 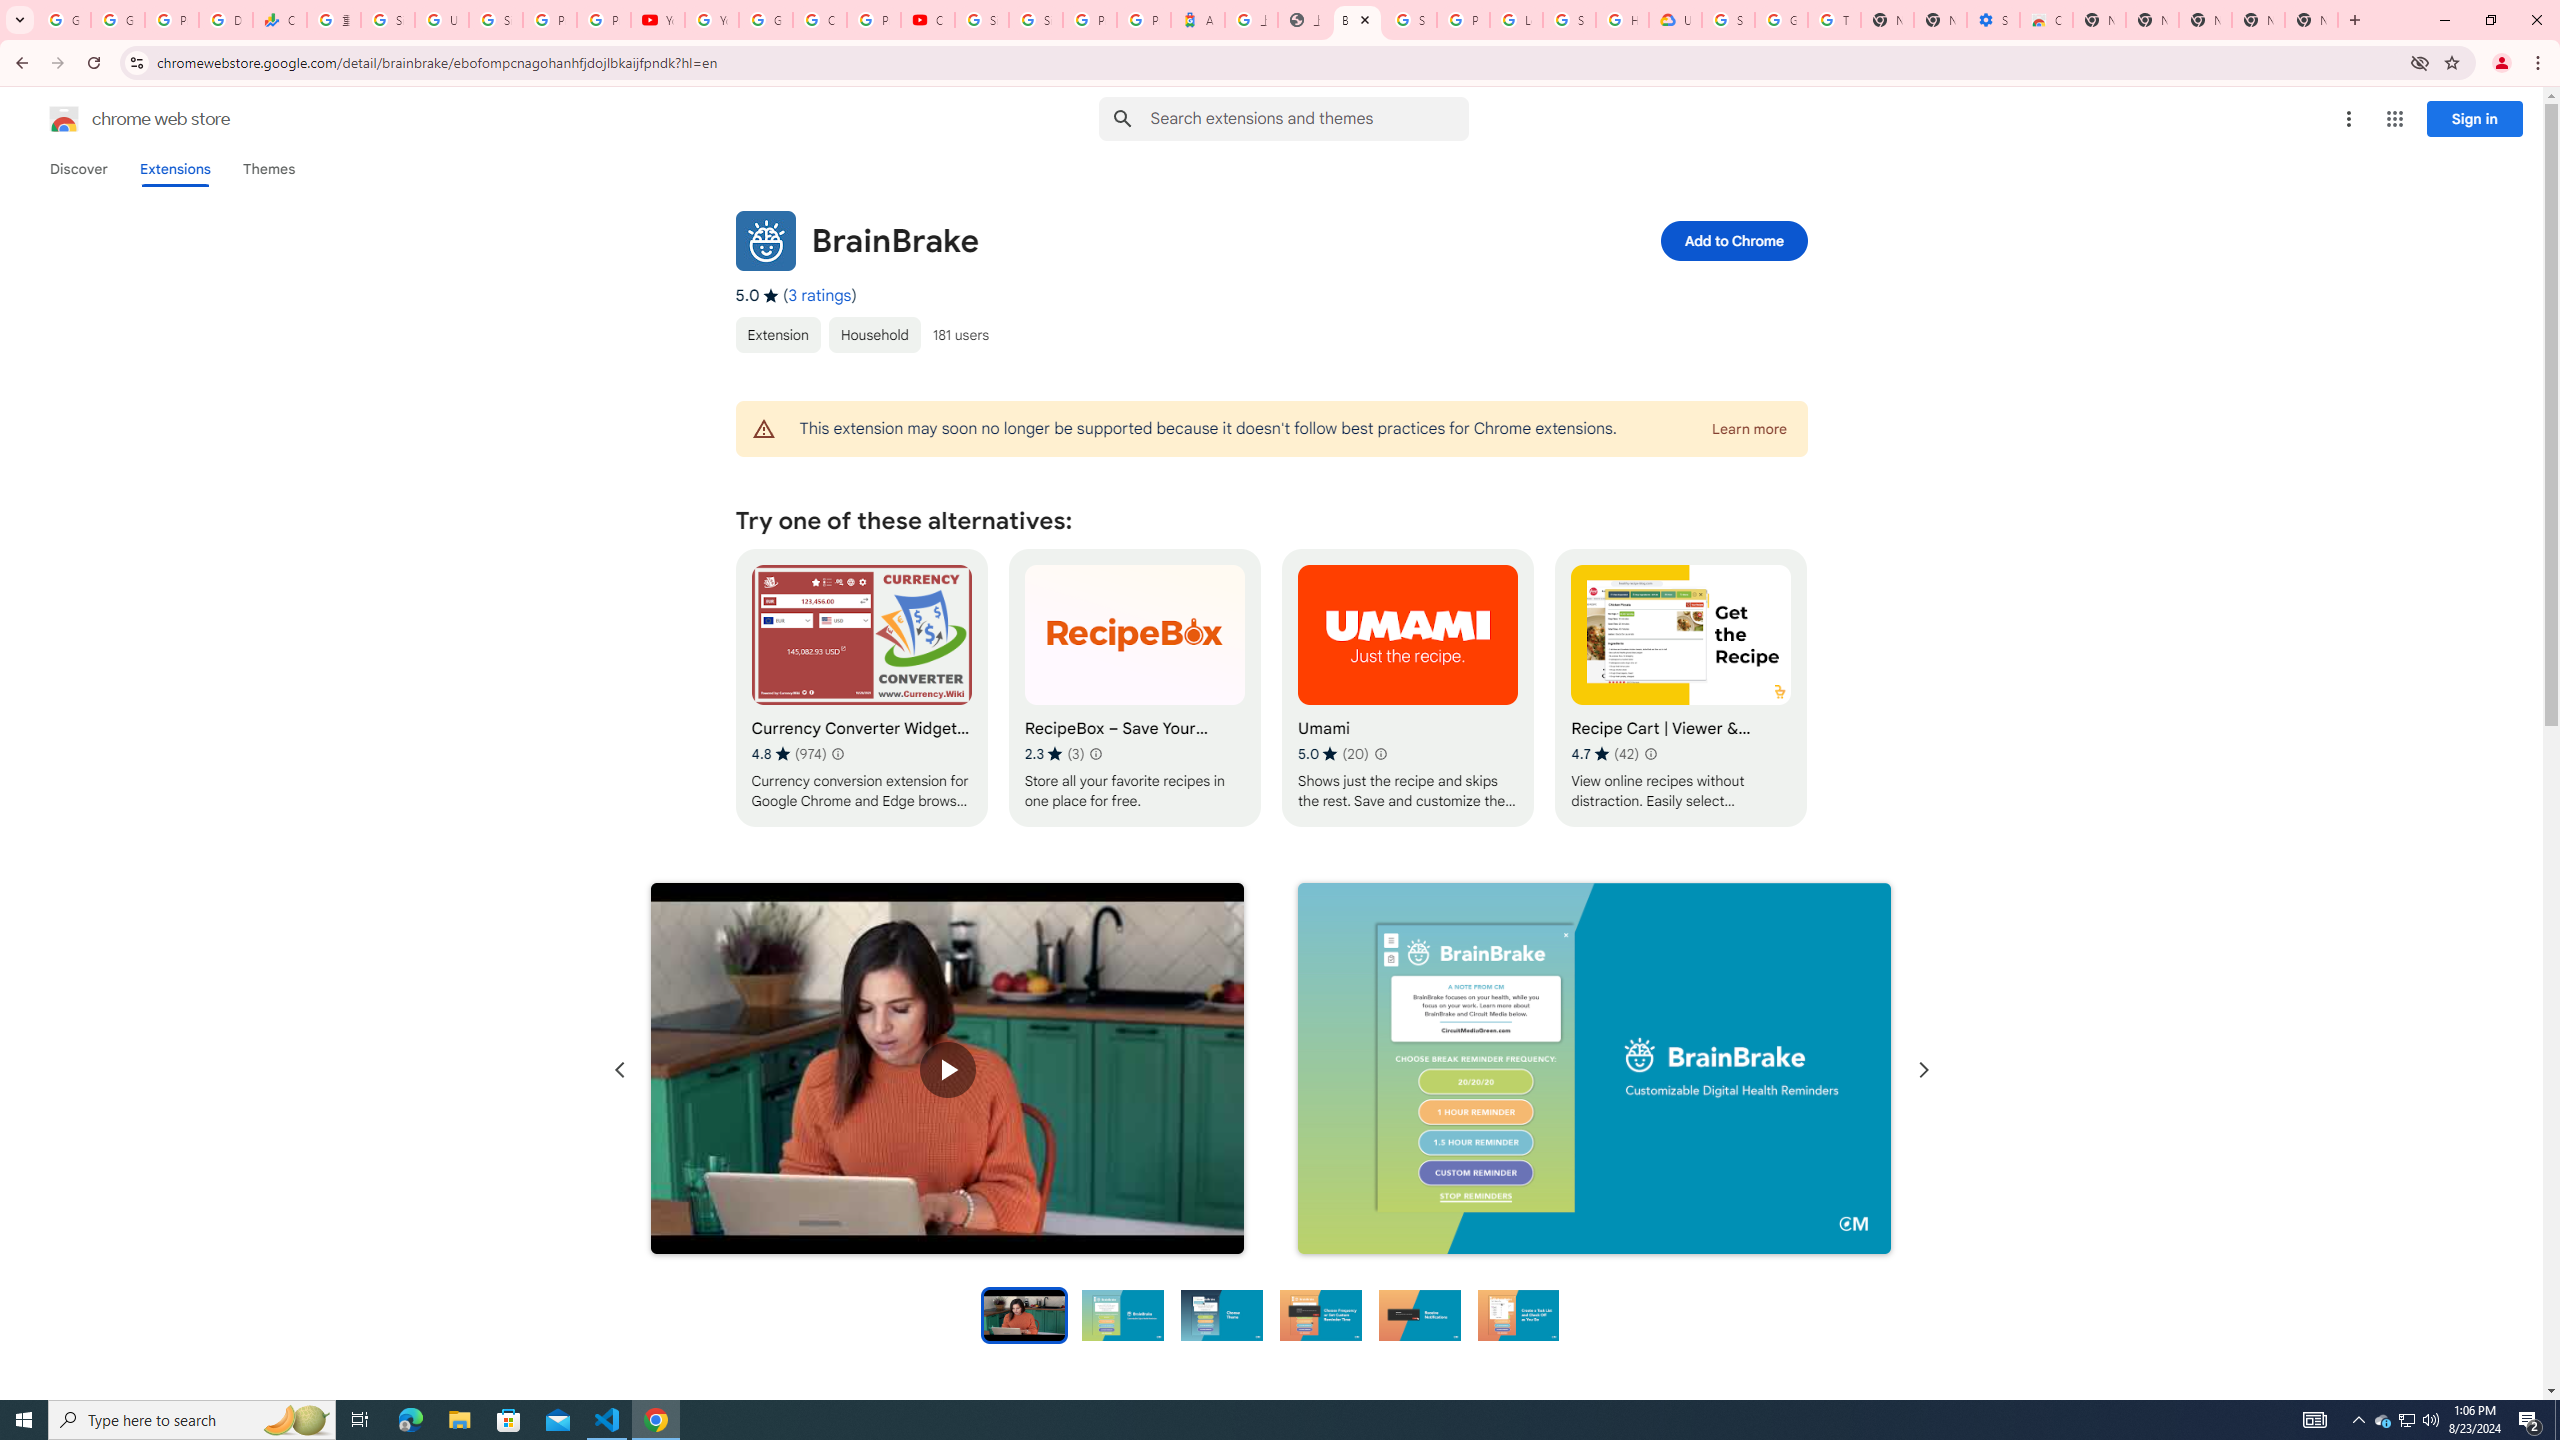 What do you see at coordinates (1593, 1068) in the screenshot?
I see `'Item media 2 screenshot'` at bounding box center [1593, 1068].